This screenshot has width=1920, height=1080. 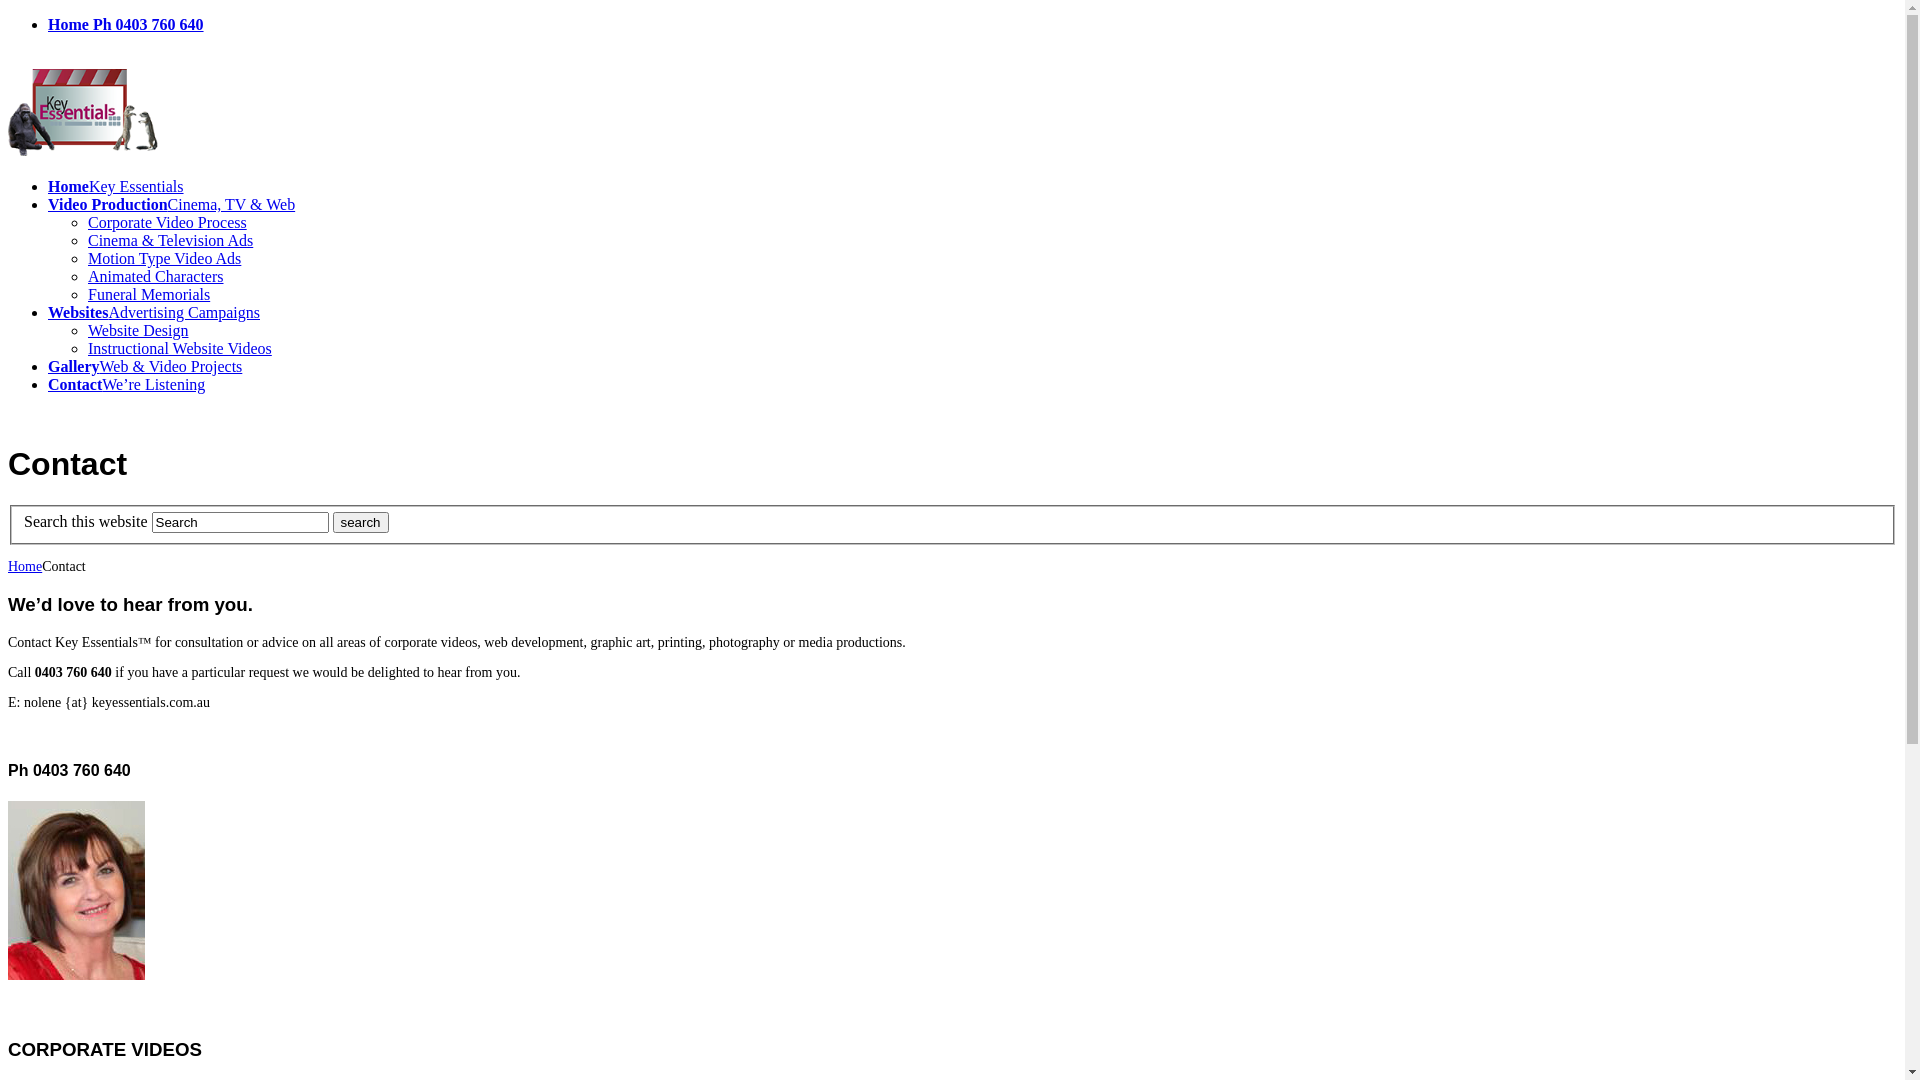 I want to click on 'Home Ph 0403 760 640', so click(x=124, y=24).